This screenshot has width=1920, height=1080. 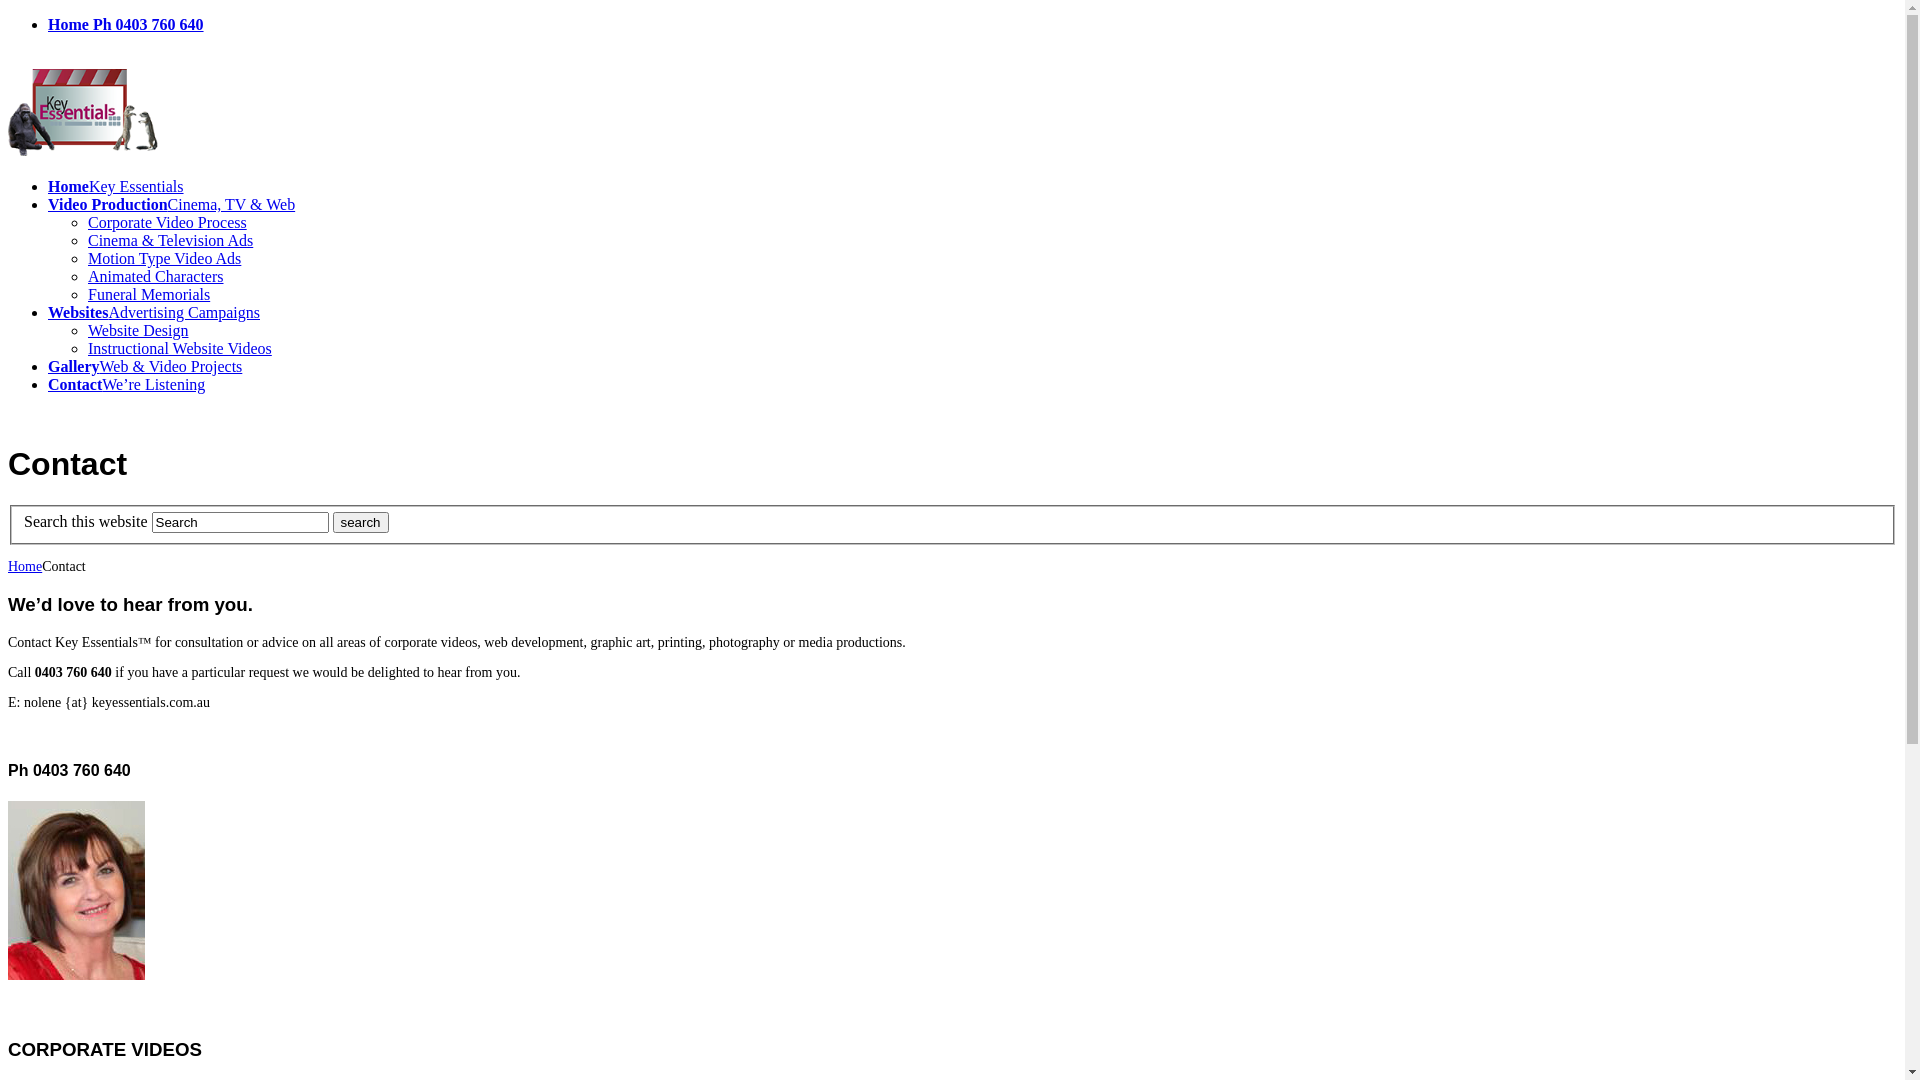 I want to click on 'Home Ph 0403 760 640', so click(x=124, y=24).